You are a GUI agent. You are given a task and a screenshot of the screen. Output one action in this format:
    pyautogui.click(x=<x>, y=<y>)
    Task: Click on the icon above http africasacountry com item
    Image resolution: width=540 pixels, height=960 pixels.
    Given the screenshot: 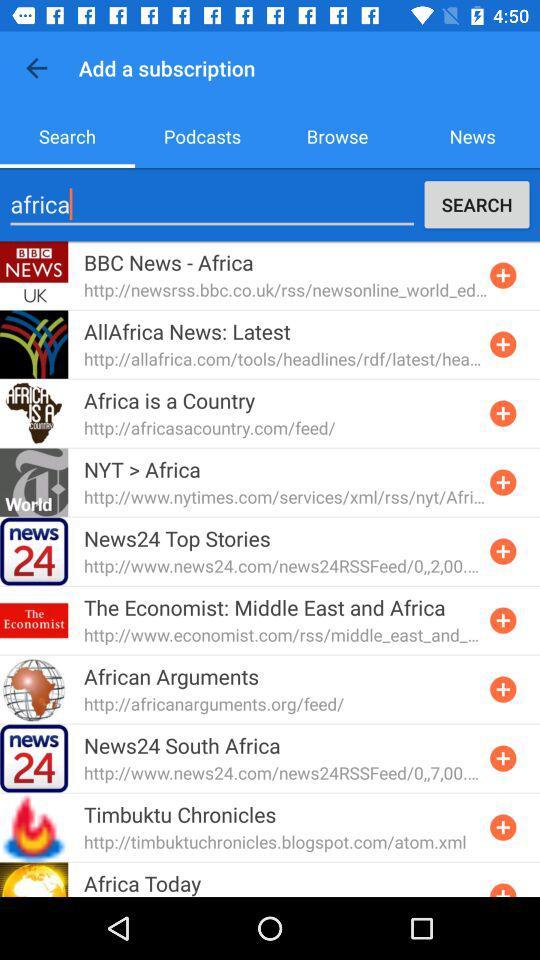 What is the action you would take?
    pyautogui.click(x=168, y=399)
    